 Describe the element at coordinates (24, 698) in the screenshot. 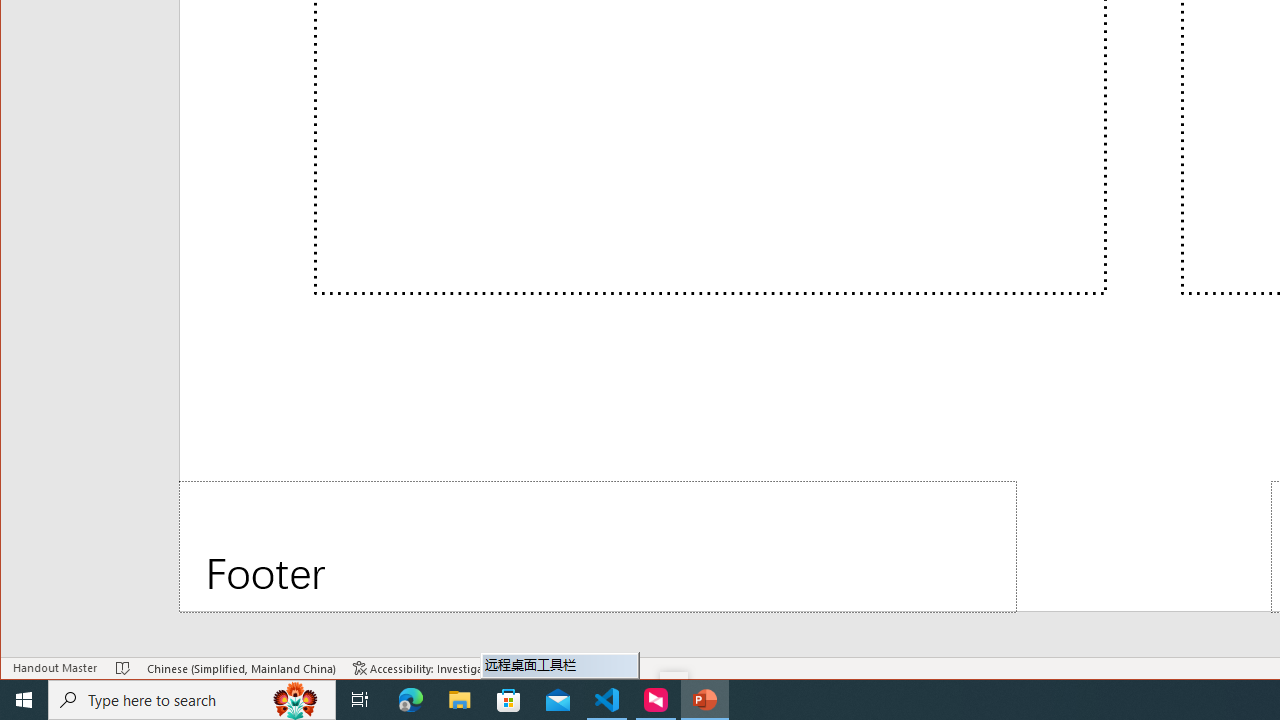

I see `'Start'` at that location.